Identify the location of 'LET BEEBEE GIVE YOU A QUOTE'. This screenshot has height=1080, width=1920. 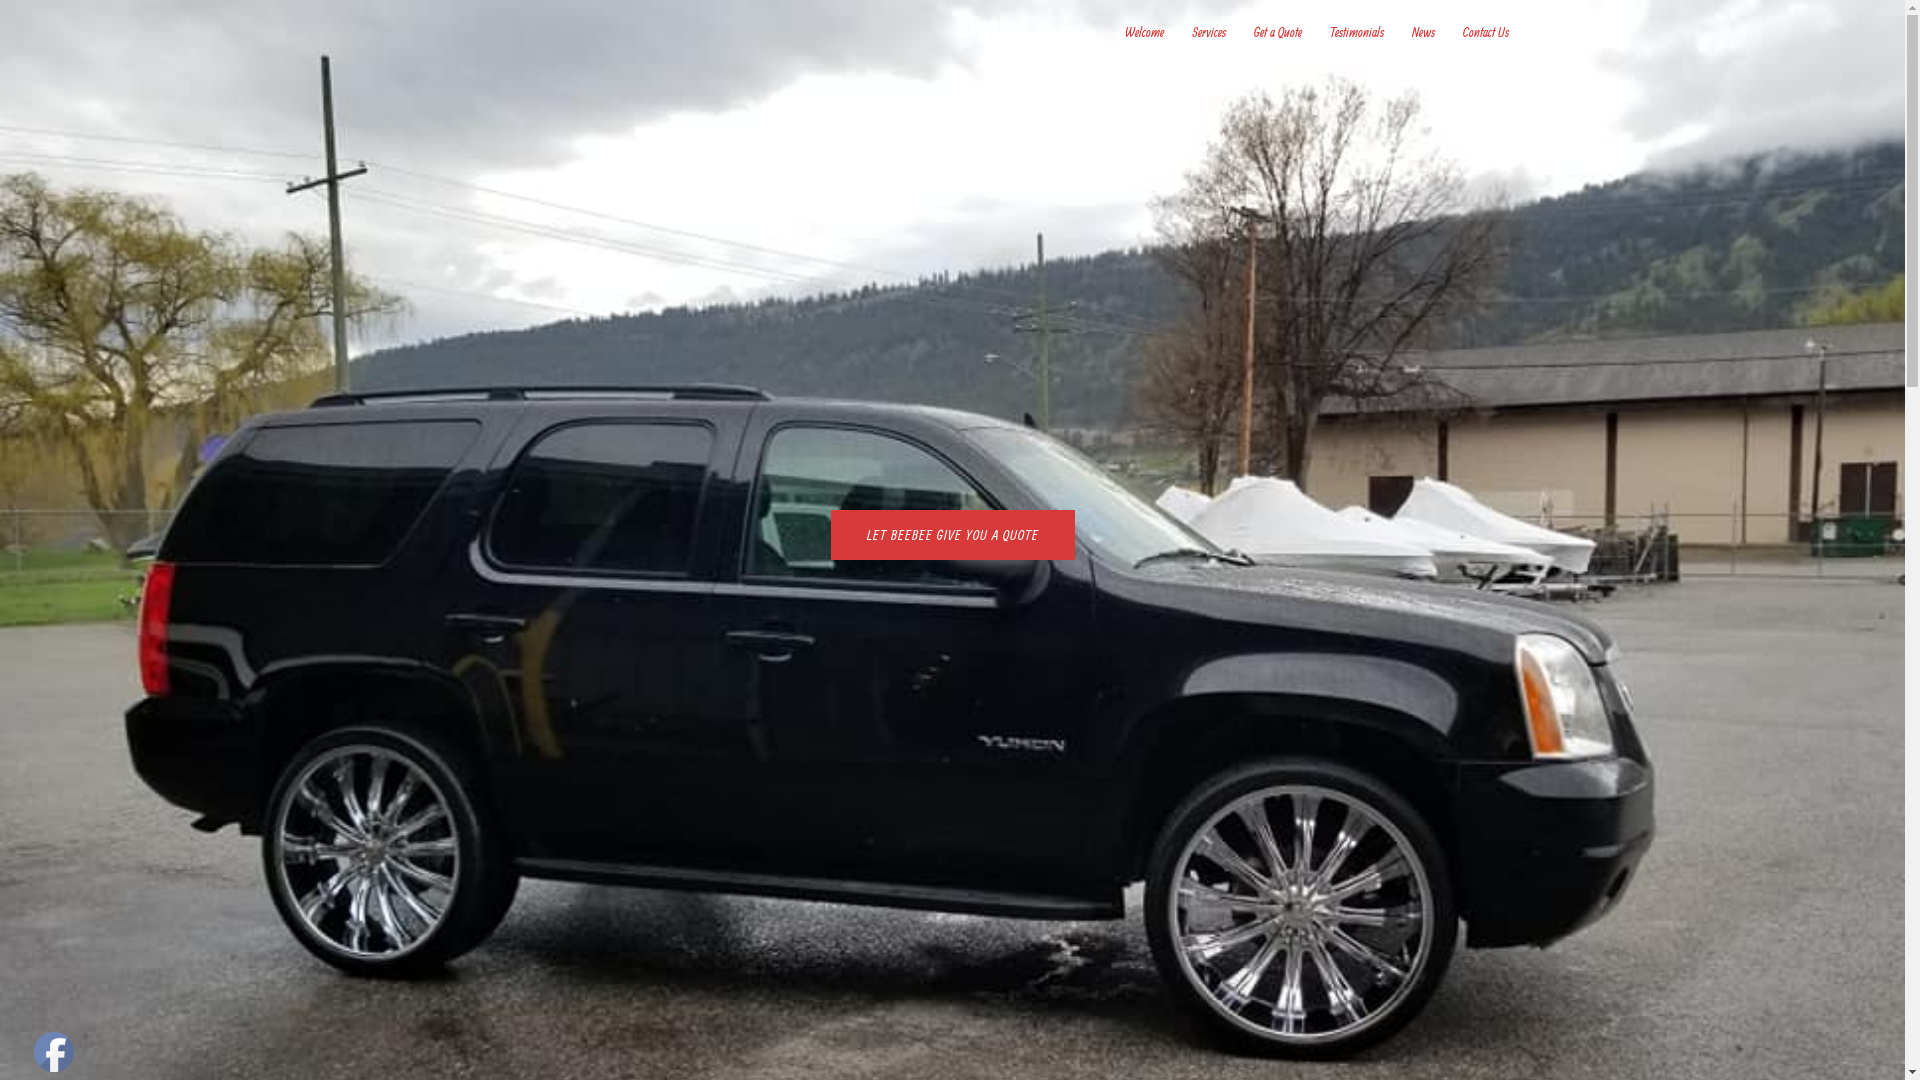
(950, 534).